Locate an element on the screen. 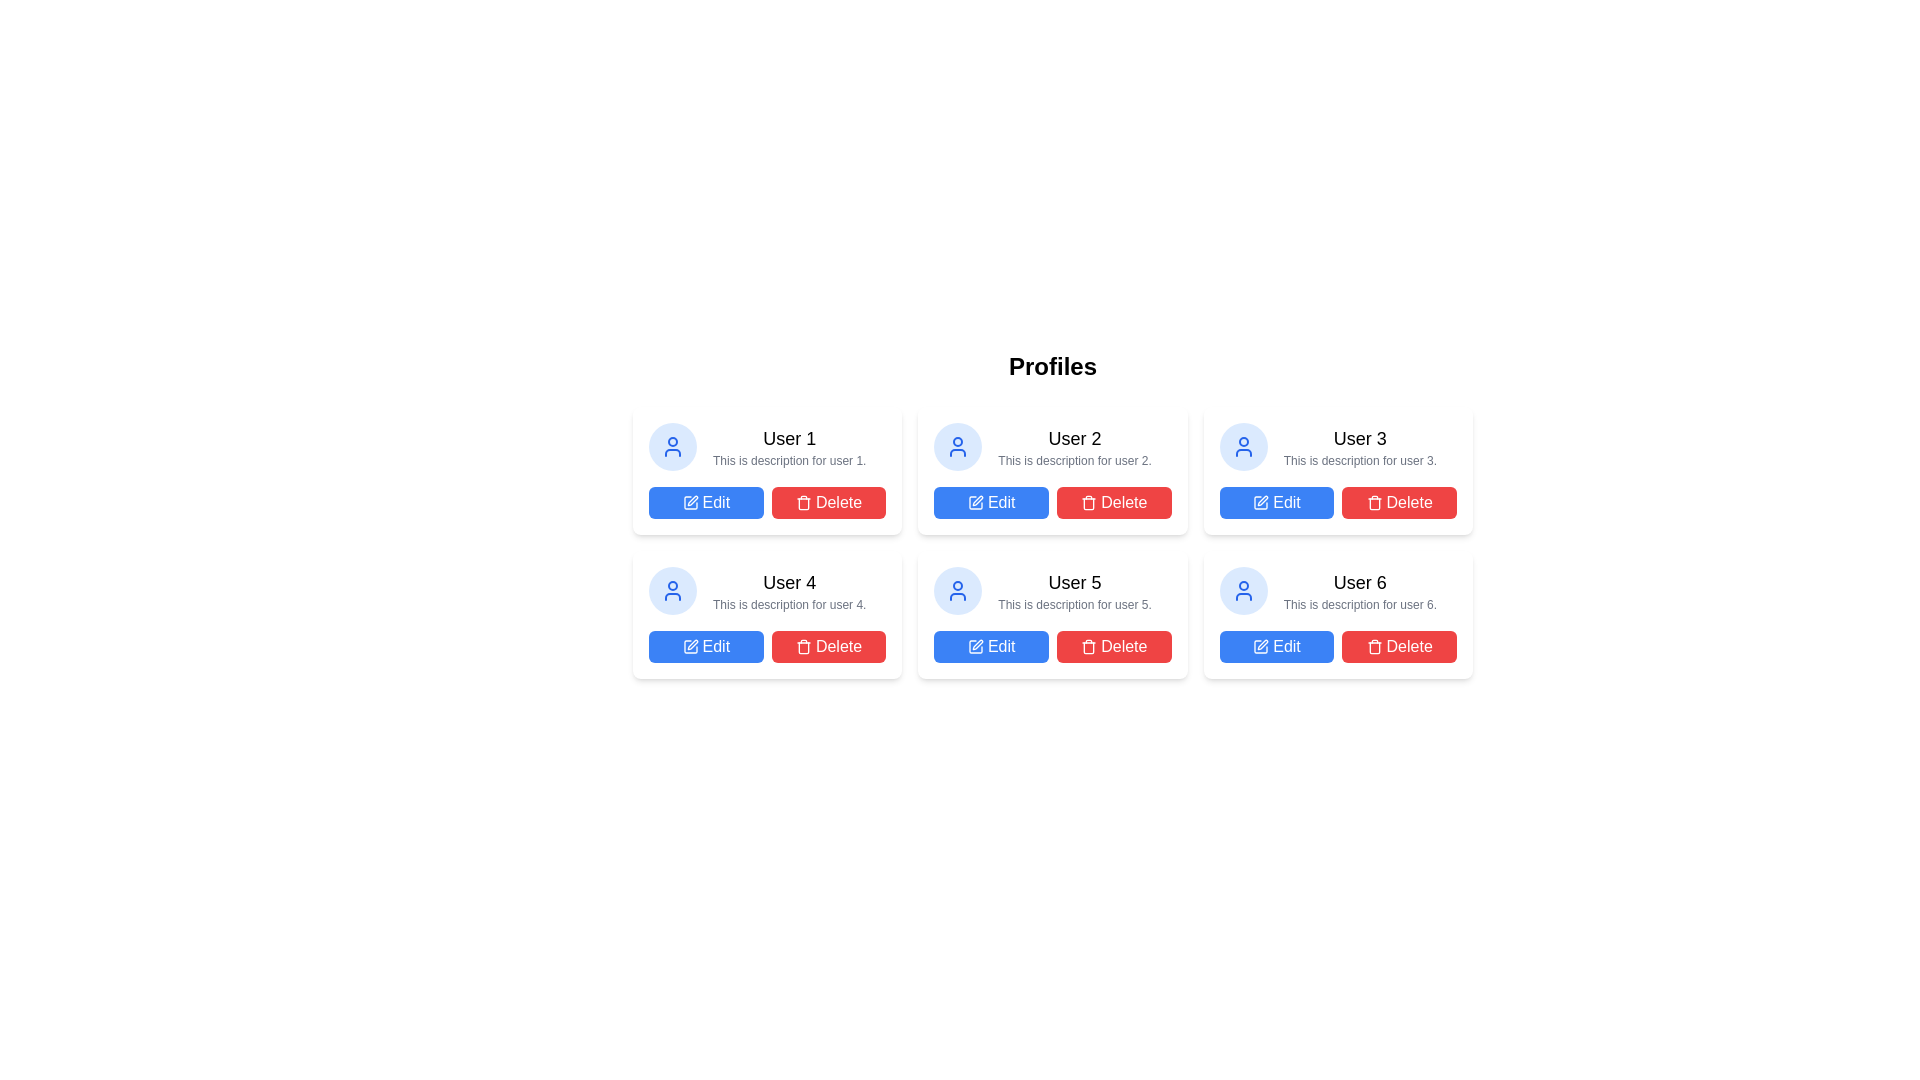 The width and height of the screenshot is (1920, 1080). the 'User 1' text label which is displayed in bold font and situated in the first profile card in the top left of the grid layout is located at coordinates (788, 438).